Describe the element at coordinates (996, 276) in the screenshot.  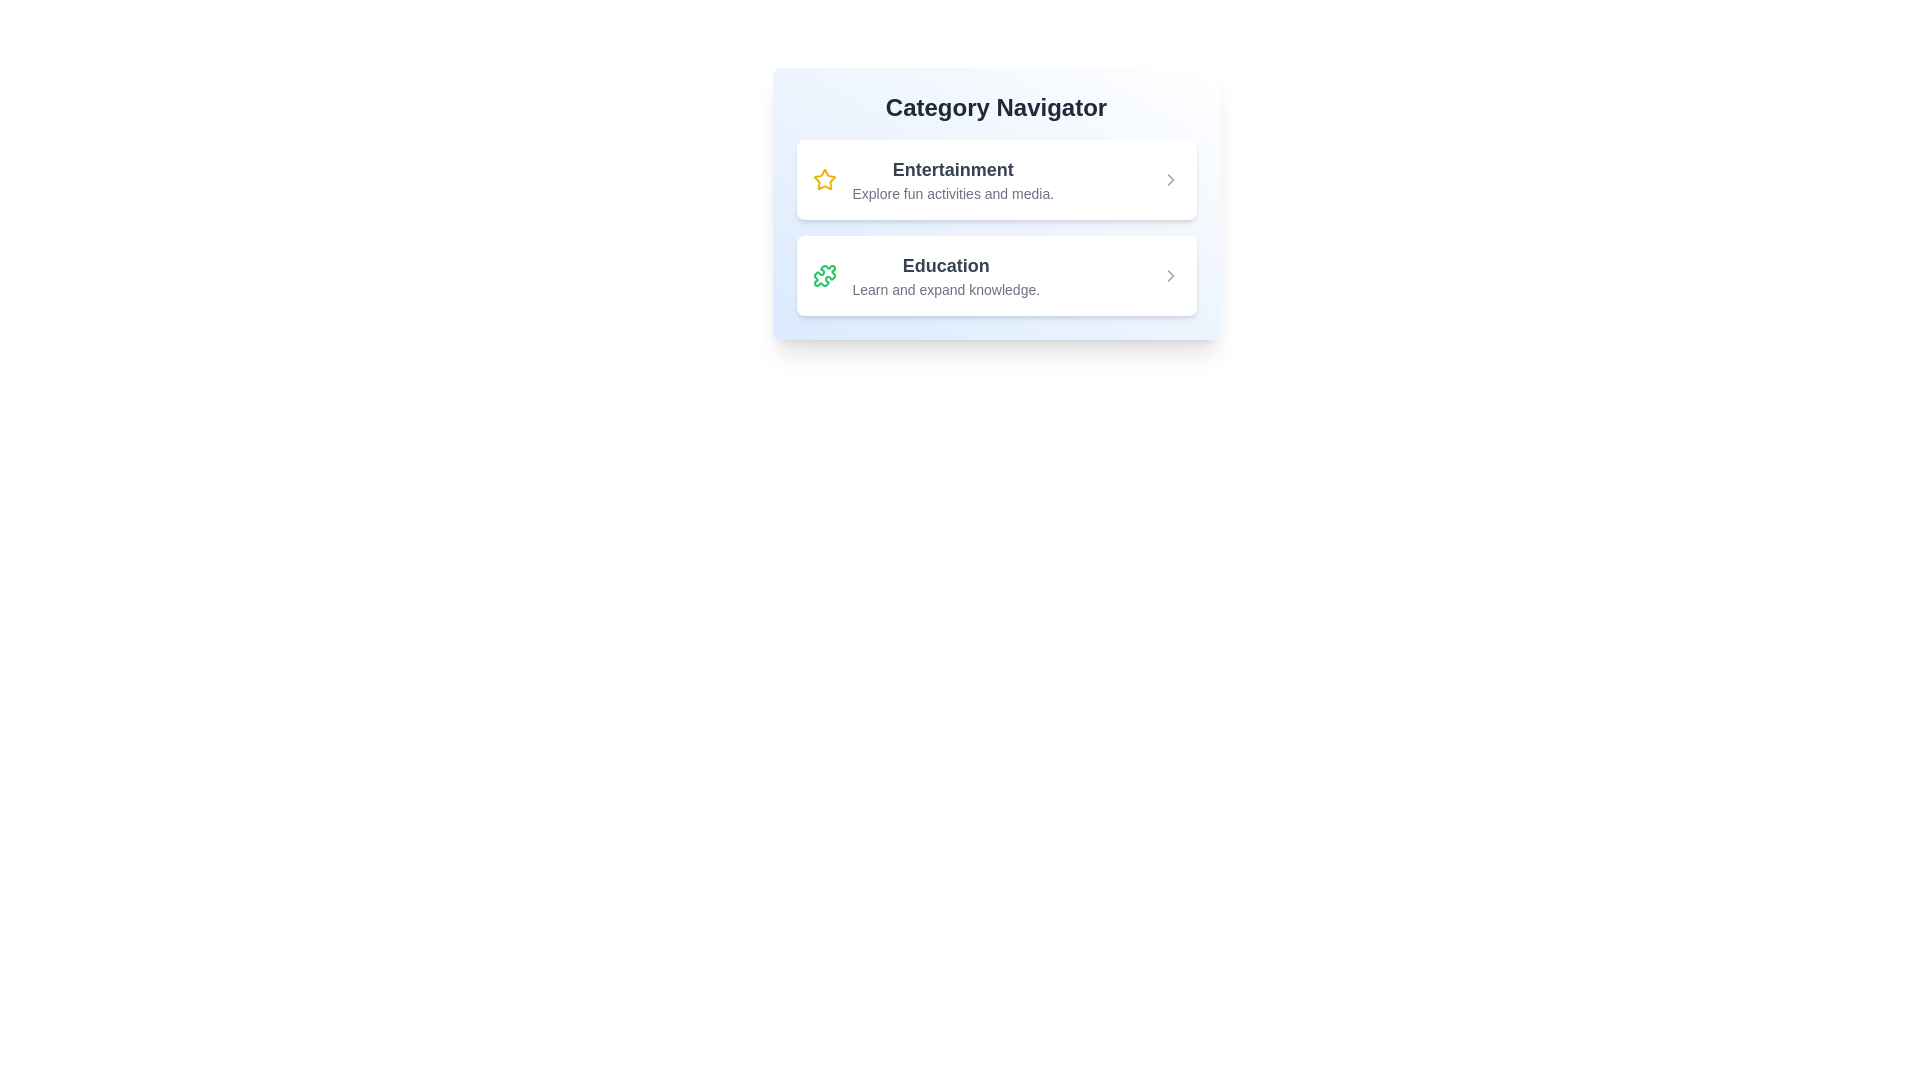
I see `the 'Education' button-like card located below the 'Entertainment' card in the 'Category Navigator'` at that location.